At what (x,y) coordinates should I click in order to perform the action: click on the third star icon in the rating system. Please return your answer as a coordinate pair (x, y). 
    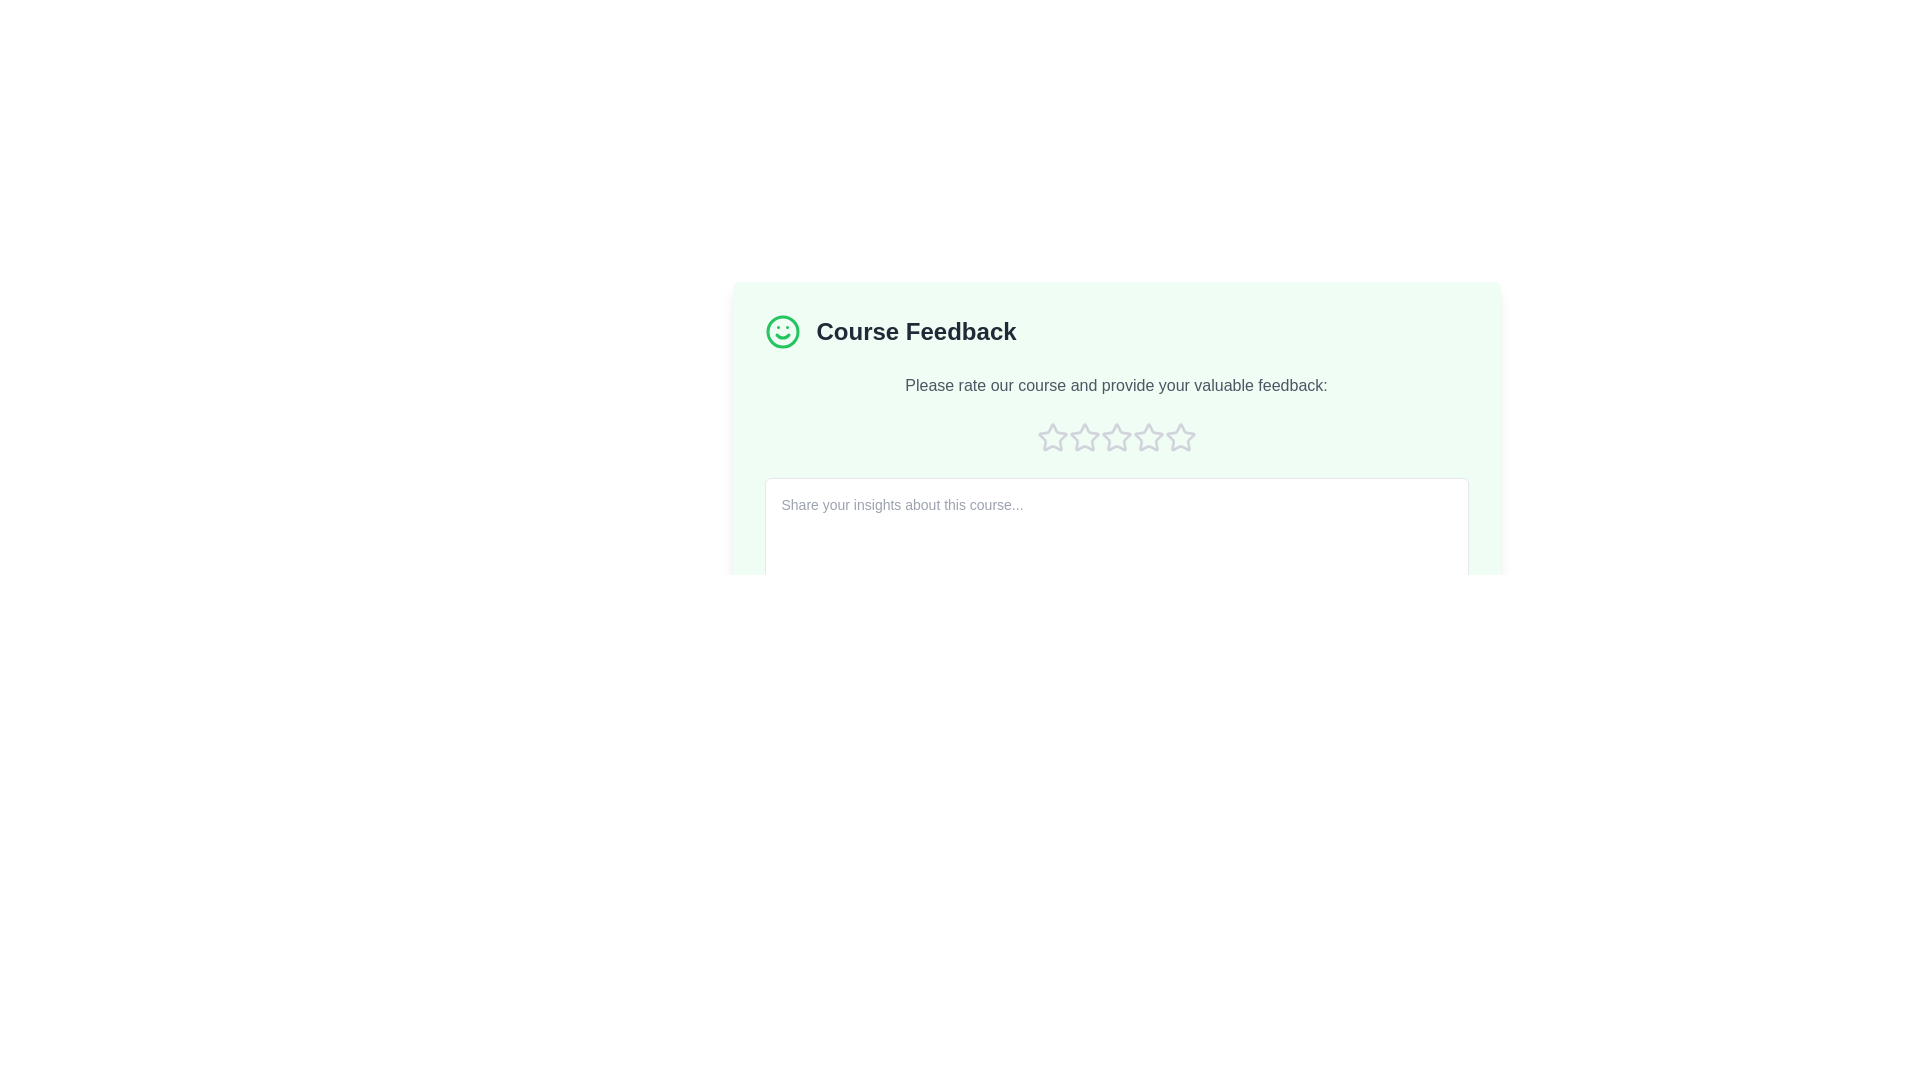
    Looking at the image, I should click on (1148, 436).